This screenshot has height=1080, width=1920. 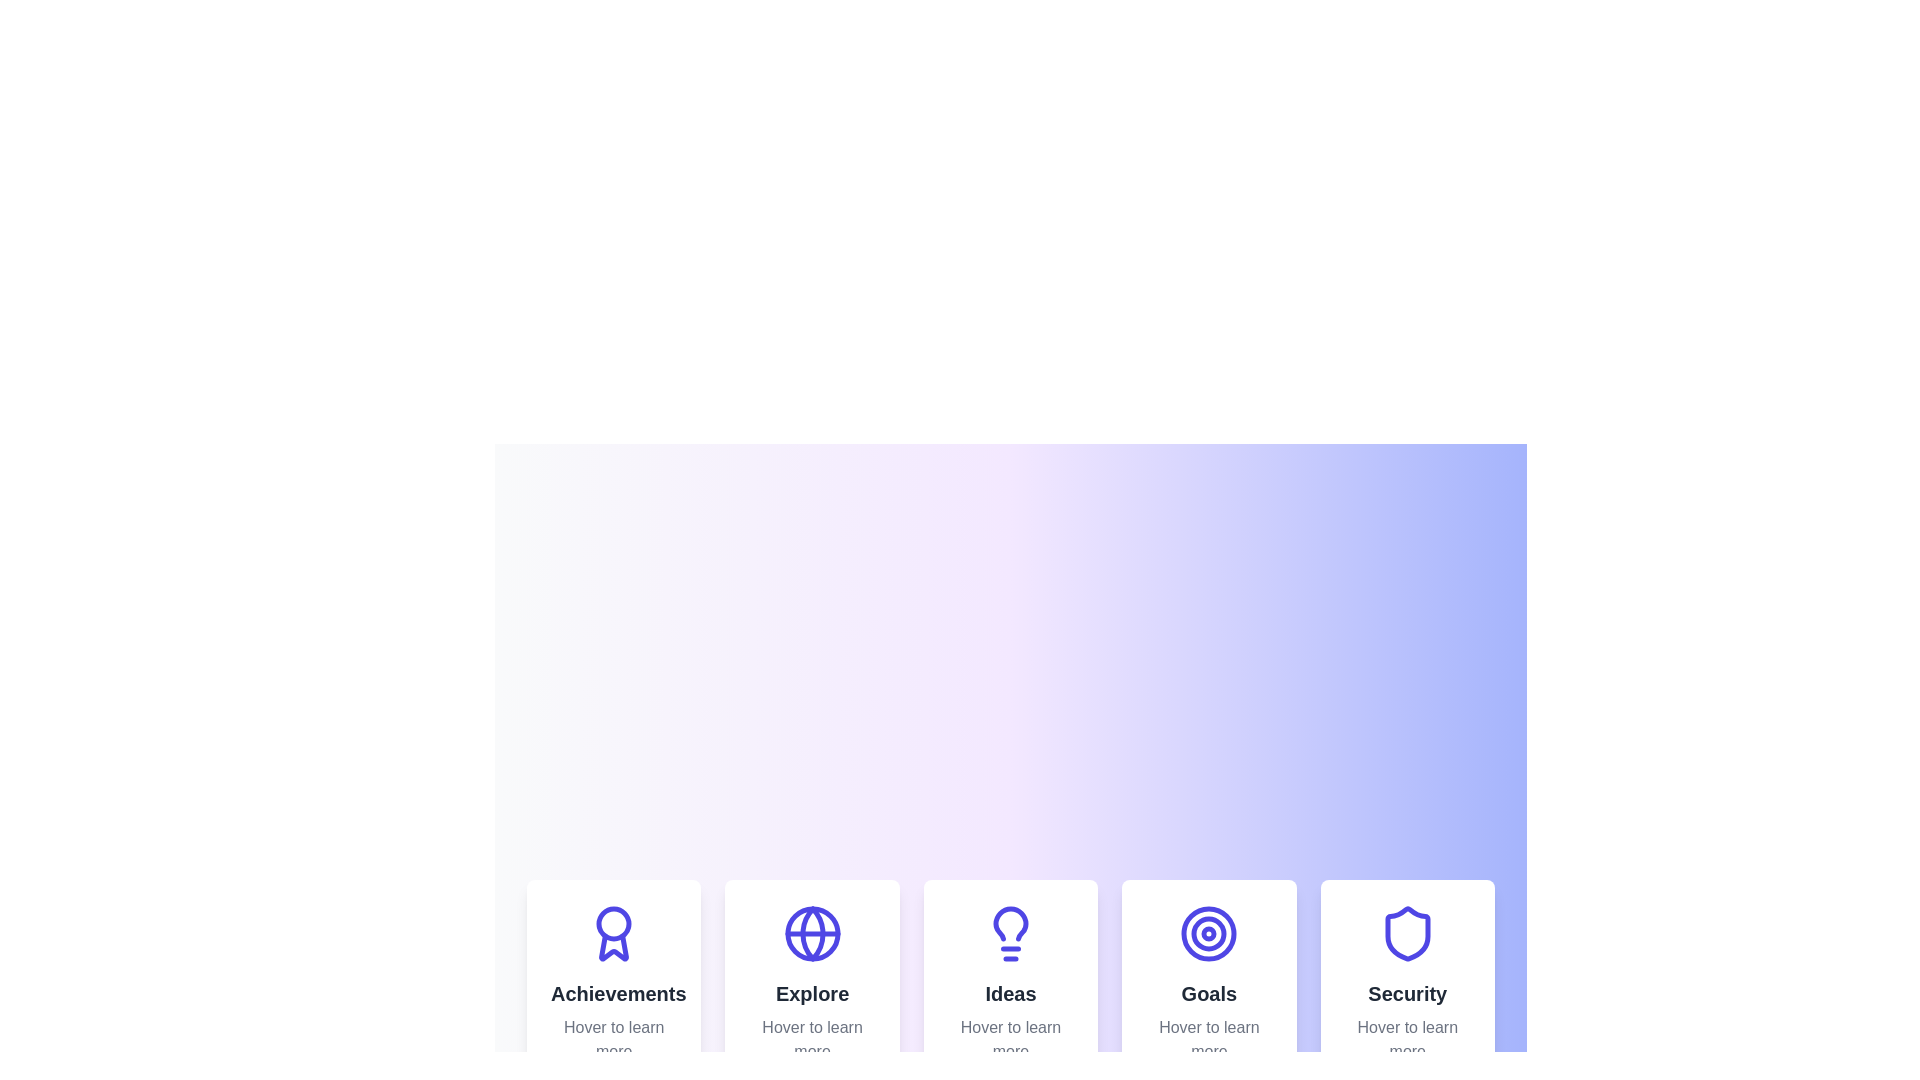 I want to click on the prominent text label displaying 'Goals', which is styled with bold font and dark gray color, located below a target icon and above descriptive text, so click(x=1208, y=994).